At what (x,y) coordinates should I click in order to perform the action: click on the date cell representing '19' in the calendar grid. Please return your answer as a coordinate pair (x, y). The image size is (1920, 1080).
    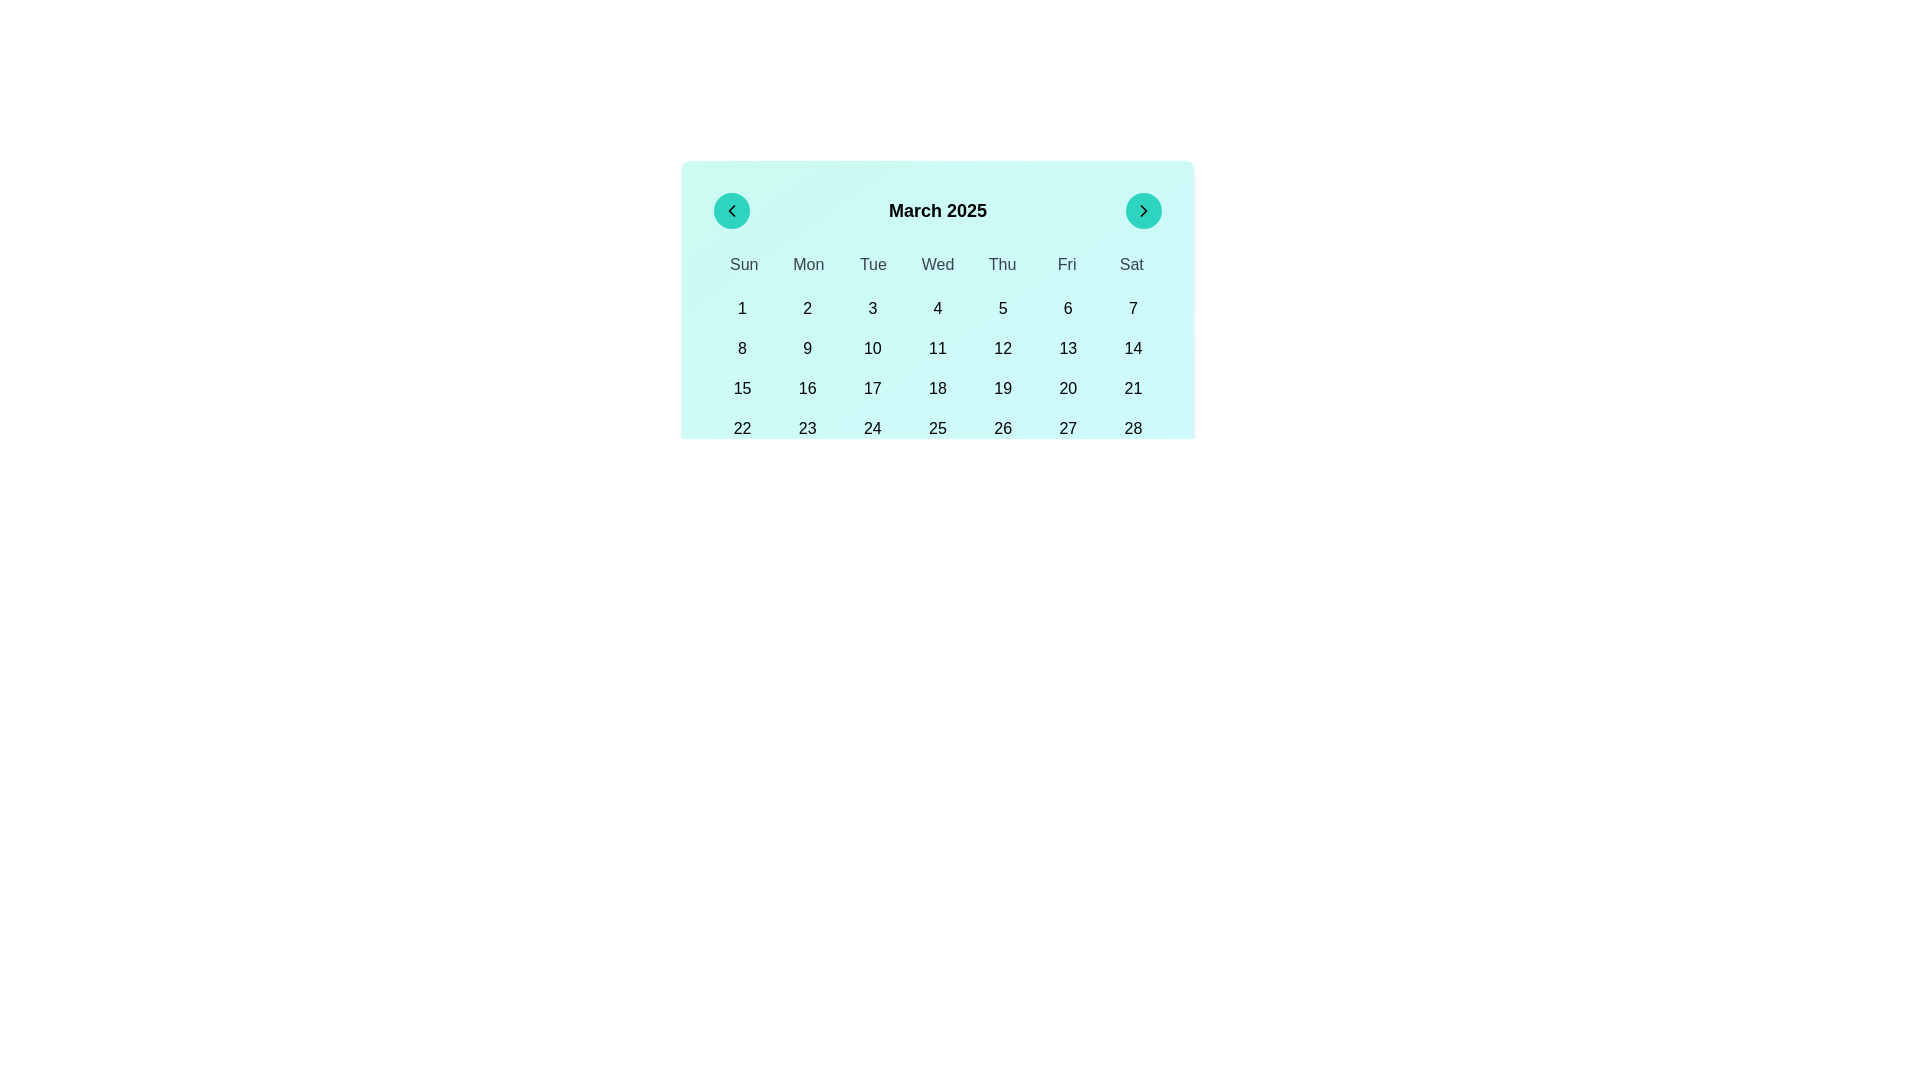
    Looking at the image, I should click on (1003, 389).